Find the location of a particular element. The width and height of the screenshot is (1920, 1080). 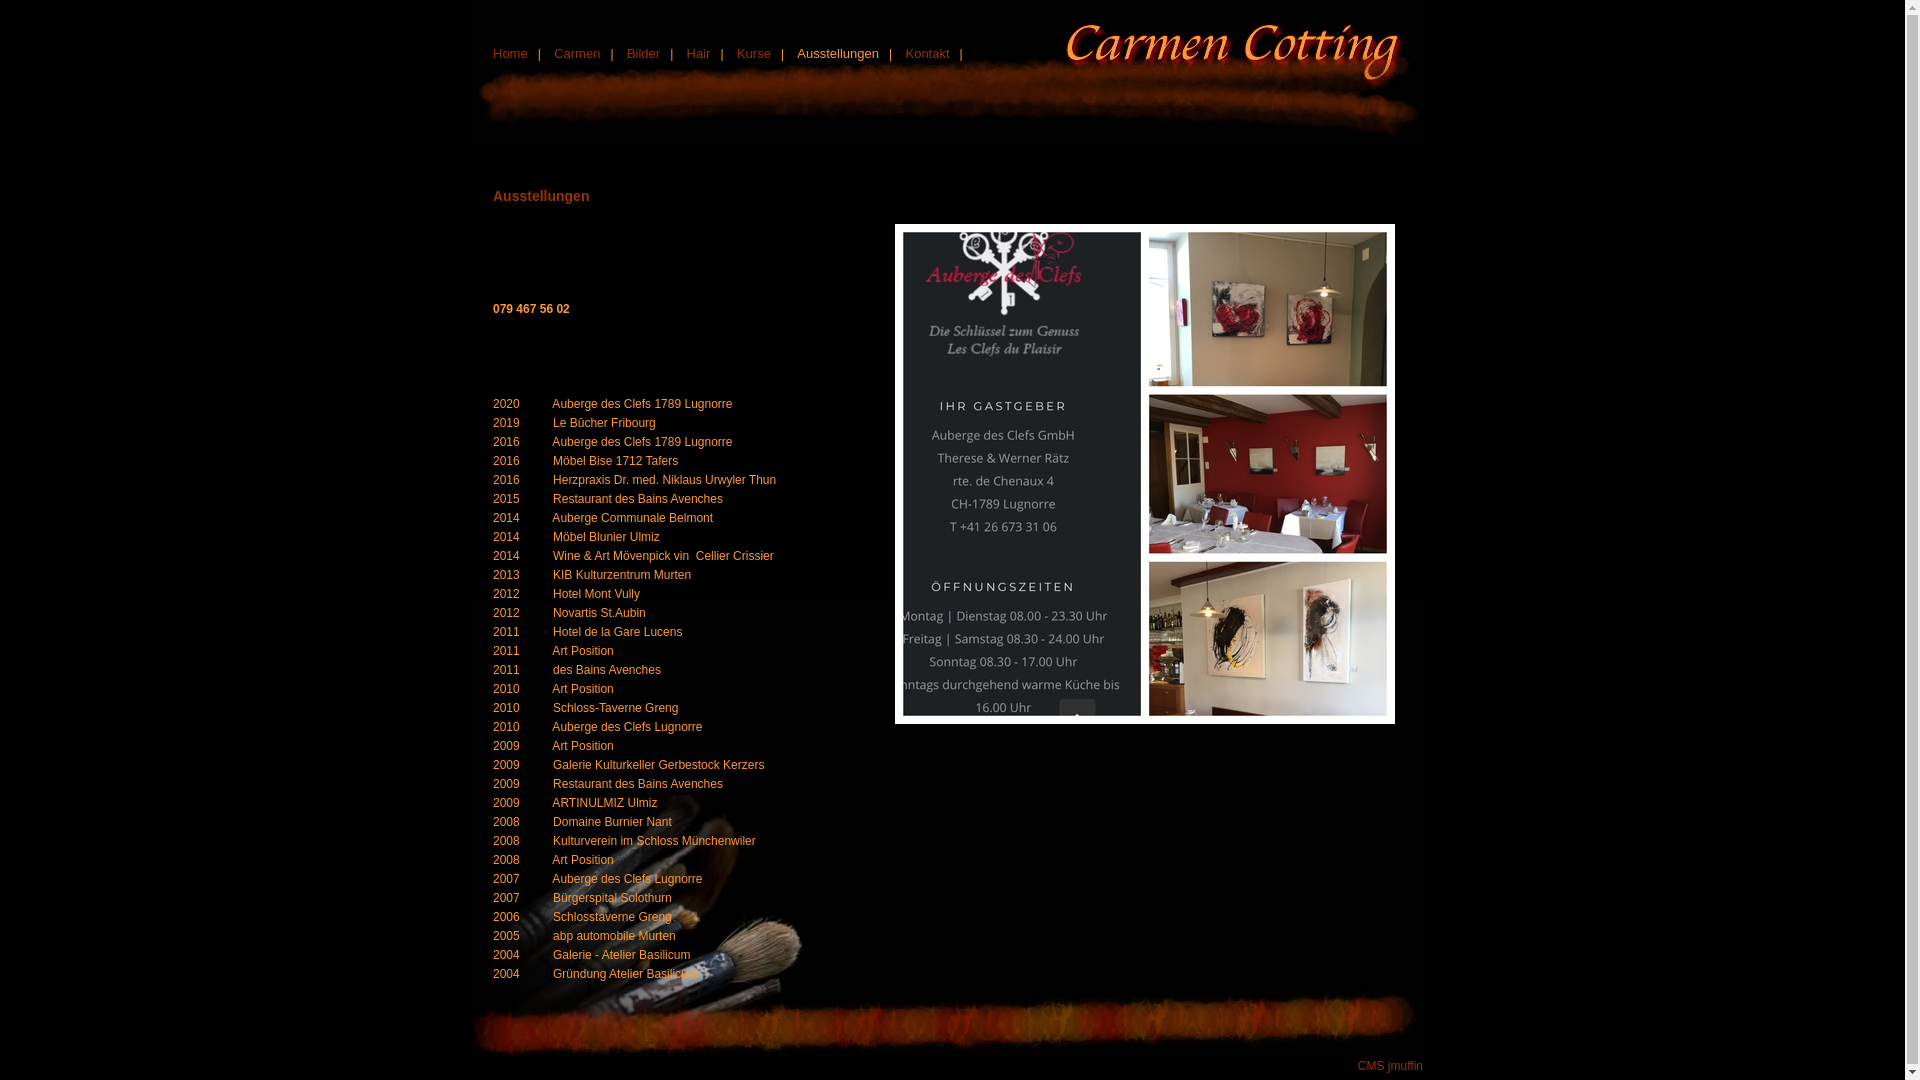

'Home' is located at coordinates (510, 52).